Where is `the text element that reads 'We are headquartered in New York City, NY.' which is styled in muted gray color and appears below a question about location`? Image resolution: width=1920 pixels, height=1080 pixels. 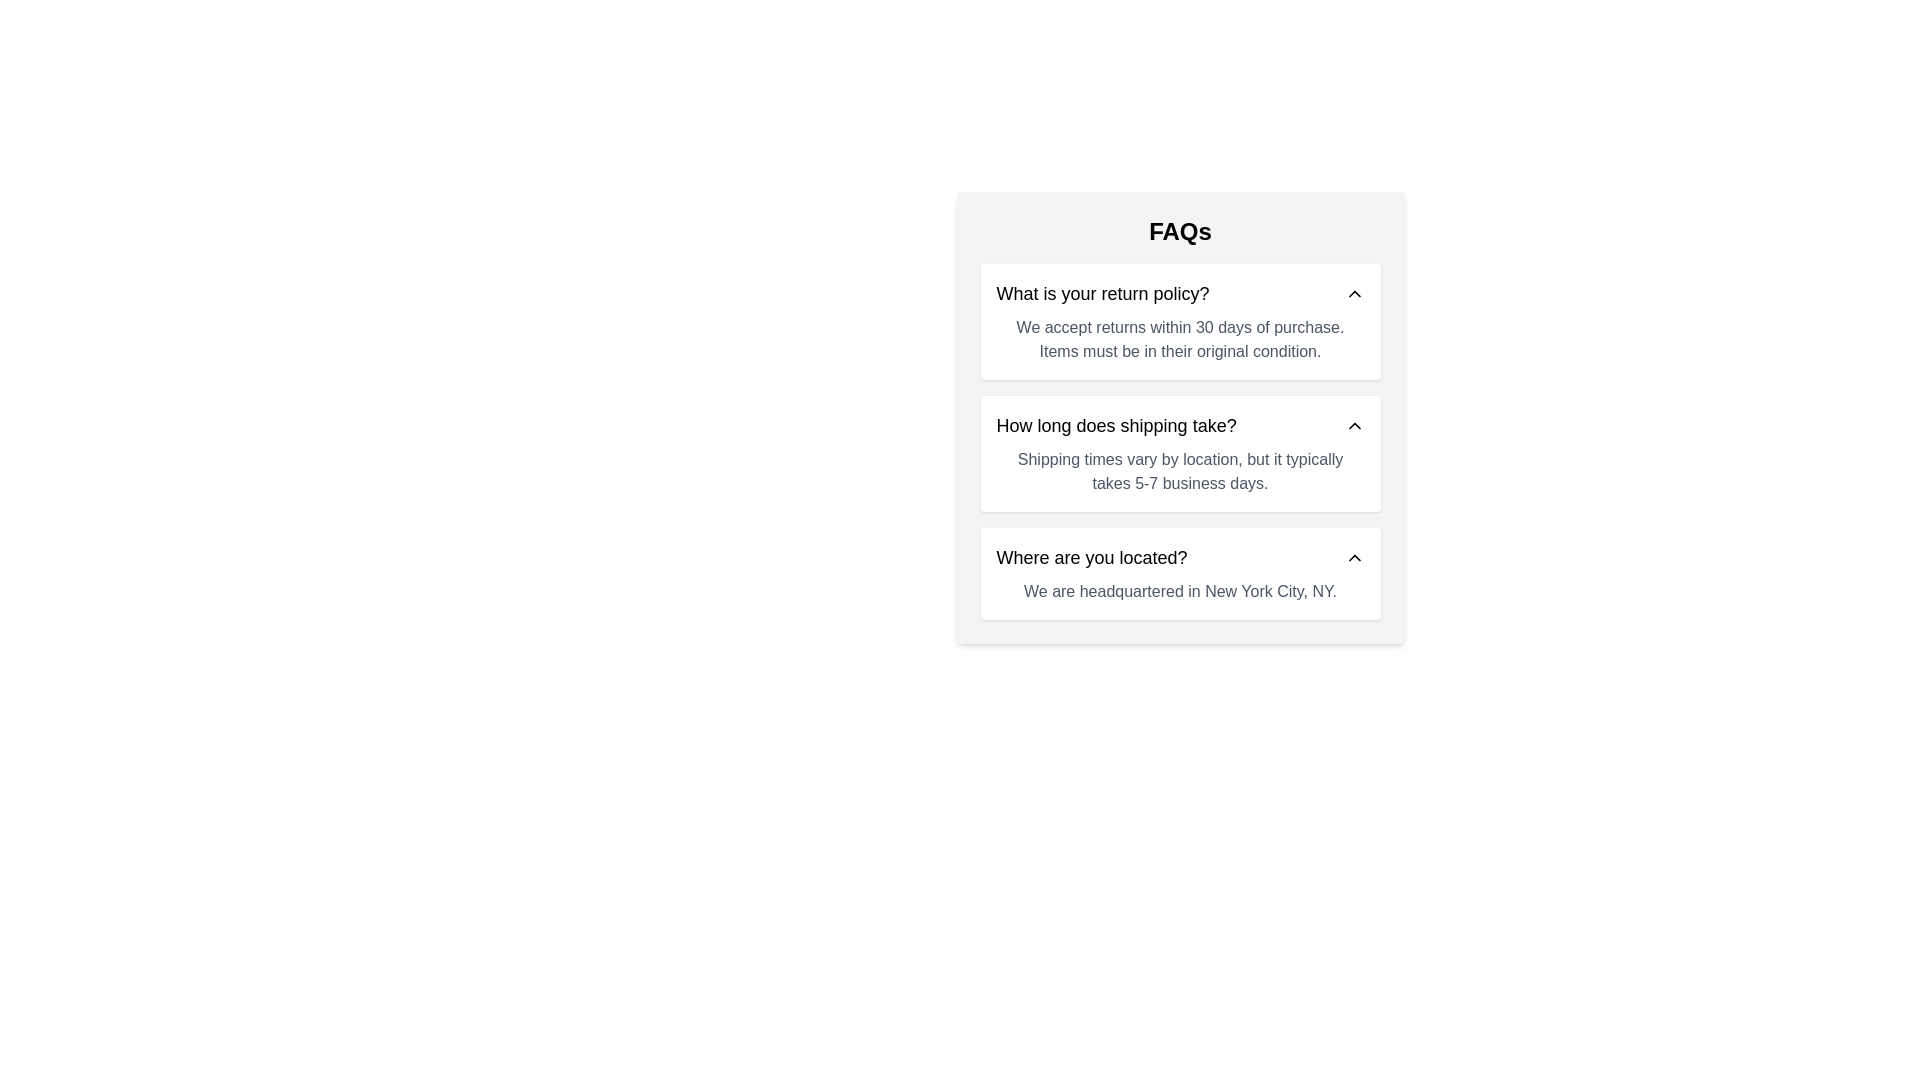
the text element that reads 'We are headquartered in New York City, NY.' which is styled in muted gray color and appears below a question about location is located at coordinates (1180, 590).